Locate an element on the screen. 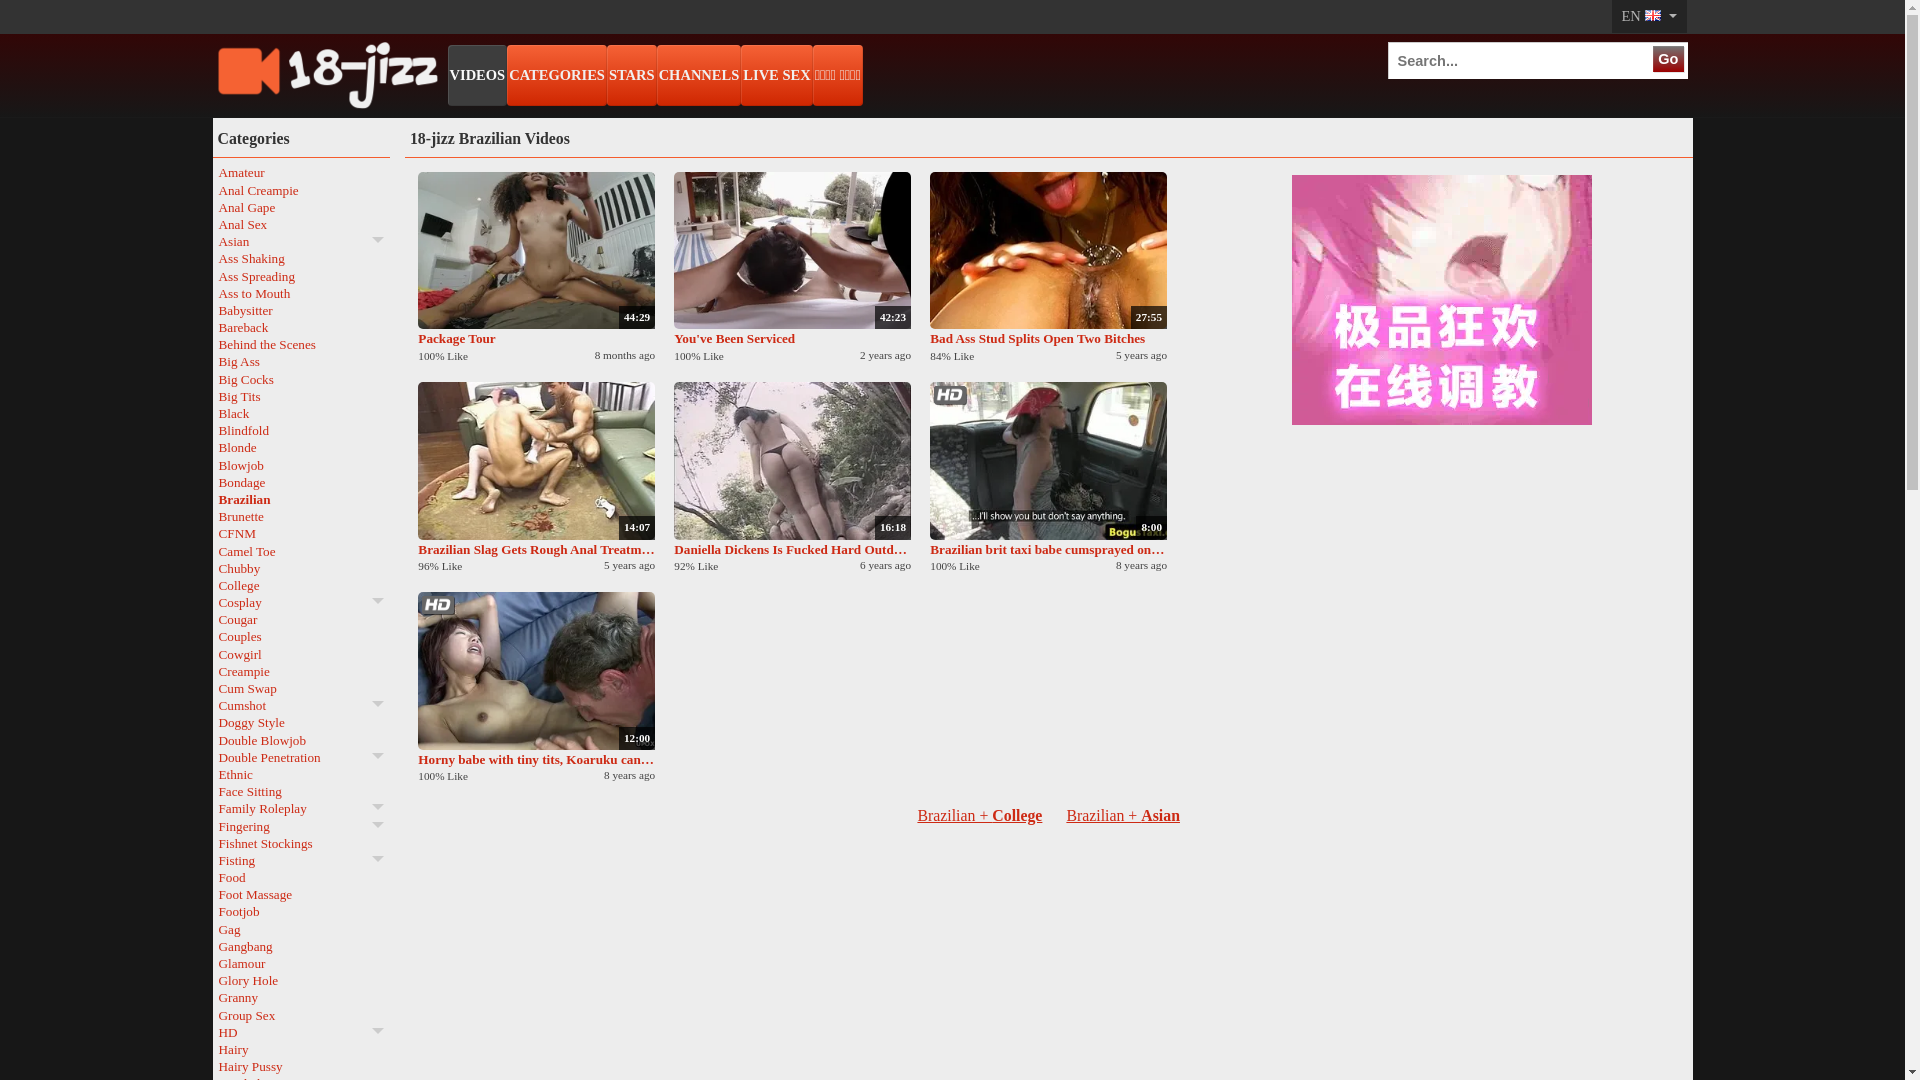 This screenshot has height=1080, width=1920. 'Cum Swap' is located at coordinates (300, 687).